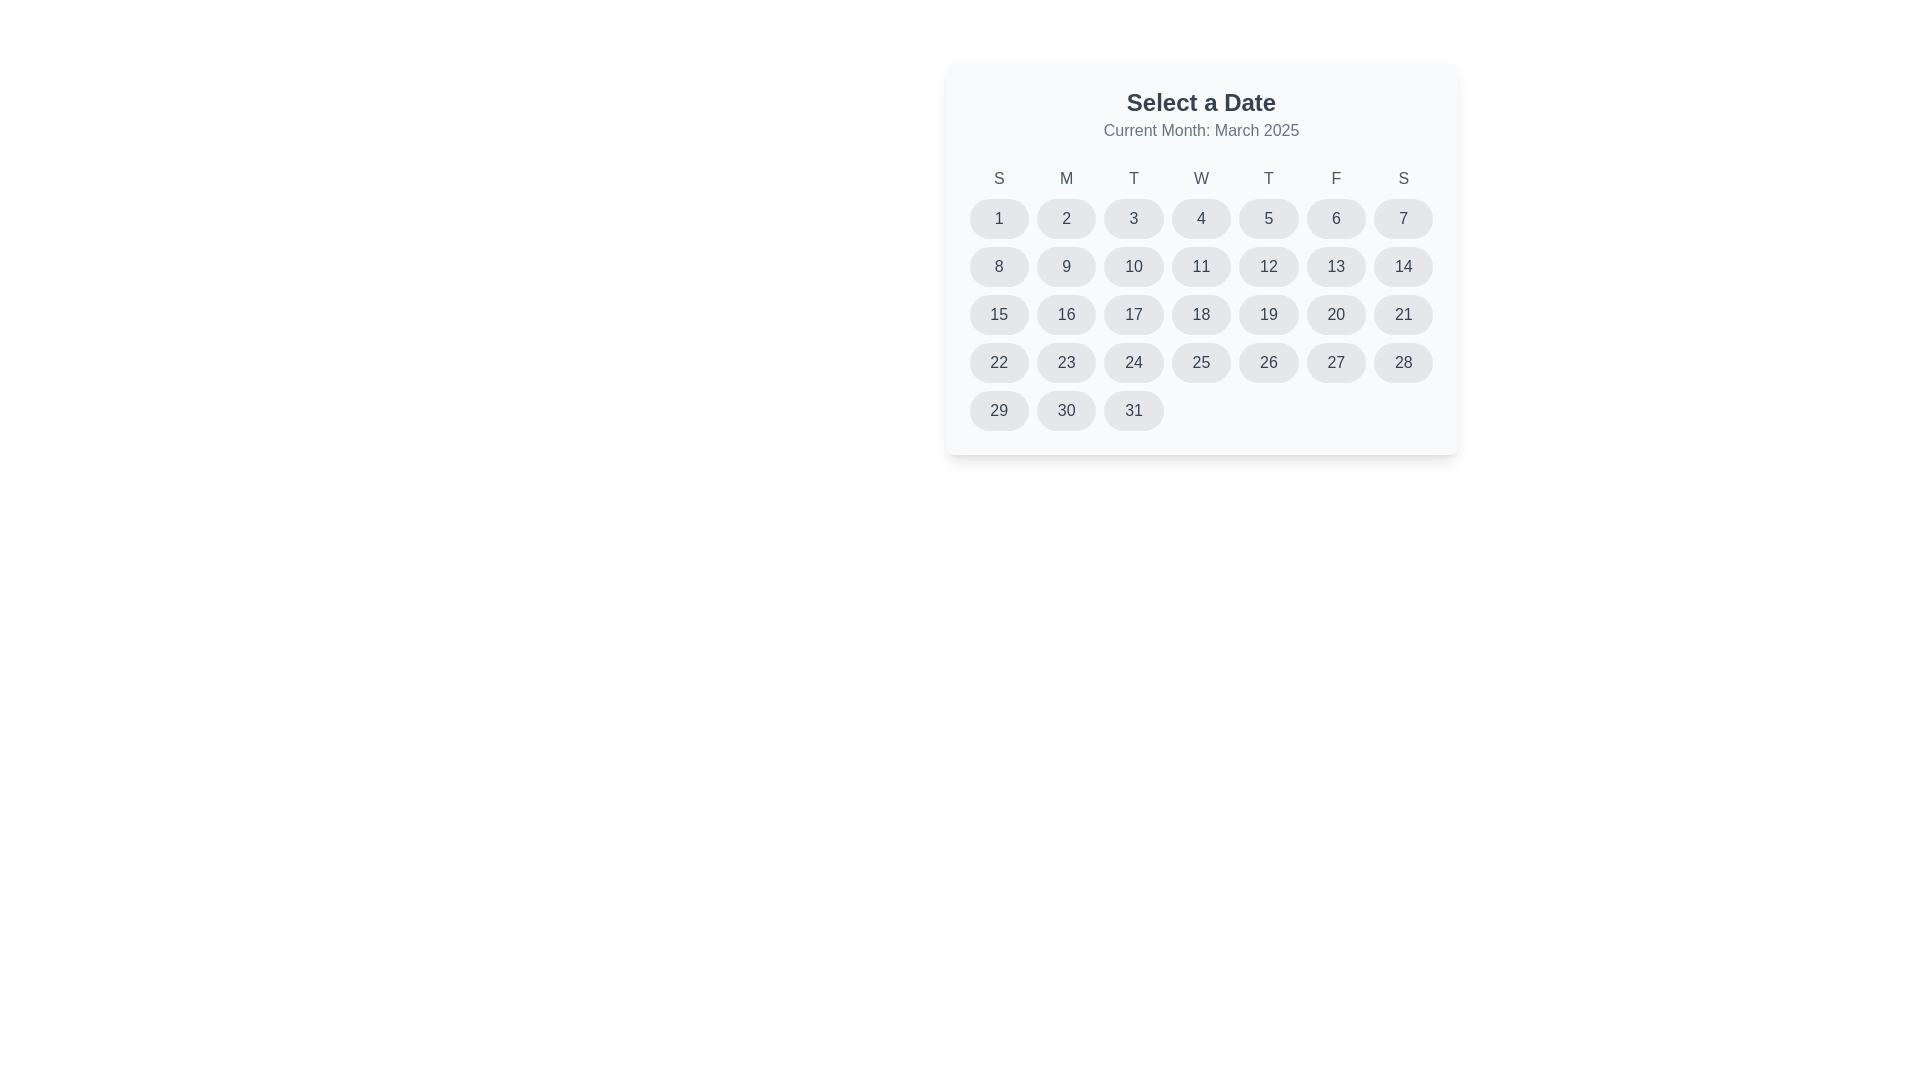 This screenshot has height=1080, width=1920. What do you see at coordinates (1200, 115) in the screenshot?
I see `textual information from the static text block titled 'Select a Date' which provides context about the current month being March 2025` at bounding box center [1200, 115].